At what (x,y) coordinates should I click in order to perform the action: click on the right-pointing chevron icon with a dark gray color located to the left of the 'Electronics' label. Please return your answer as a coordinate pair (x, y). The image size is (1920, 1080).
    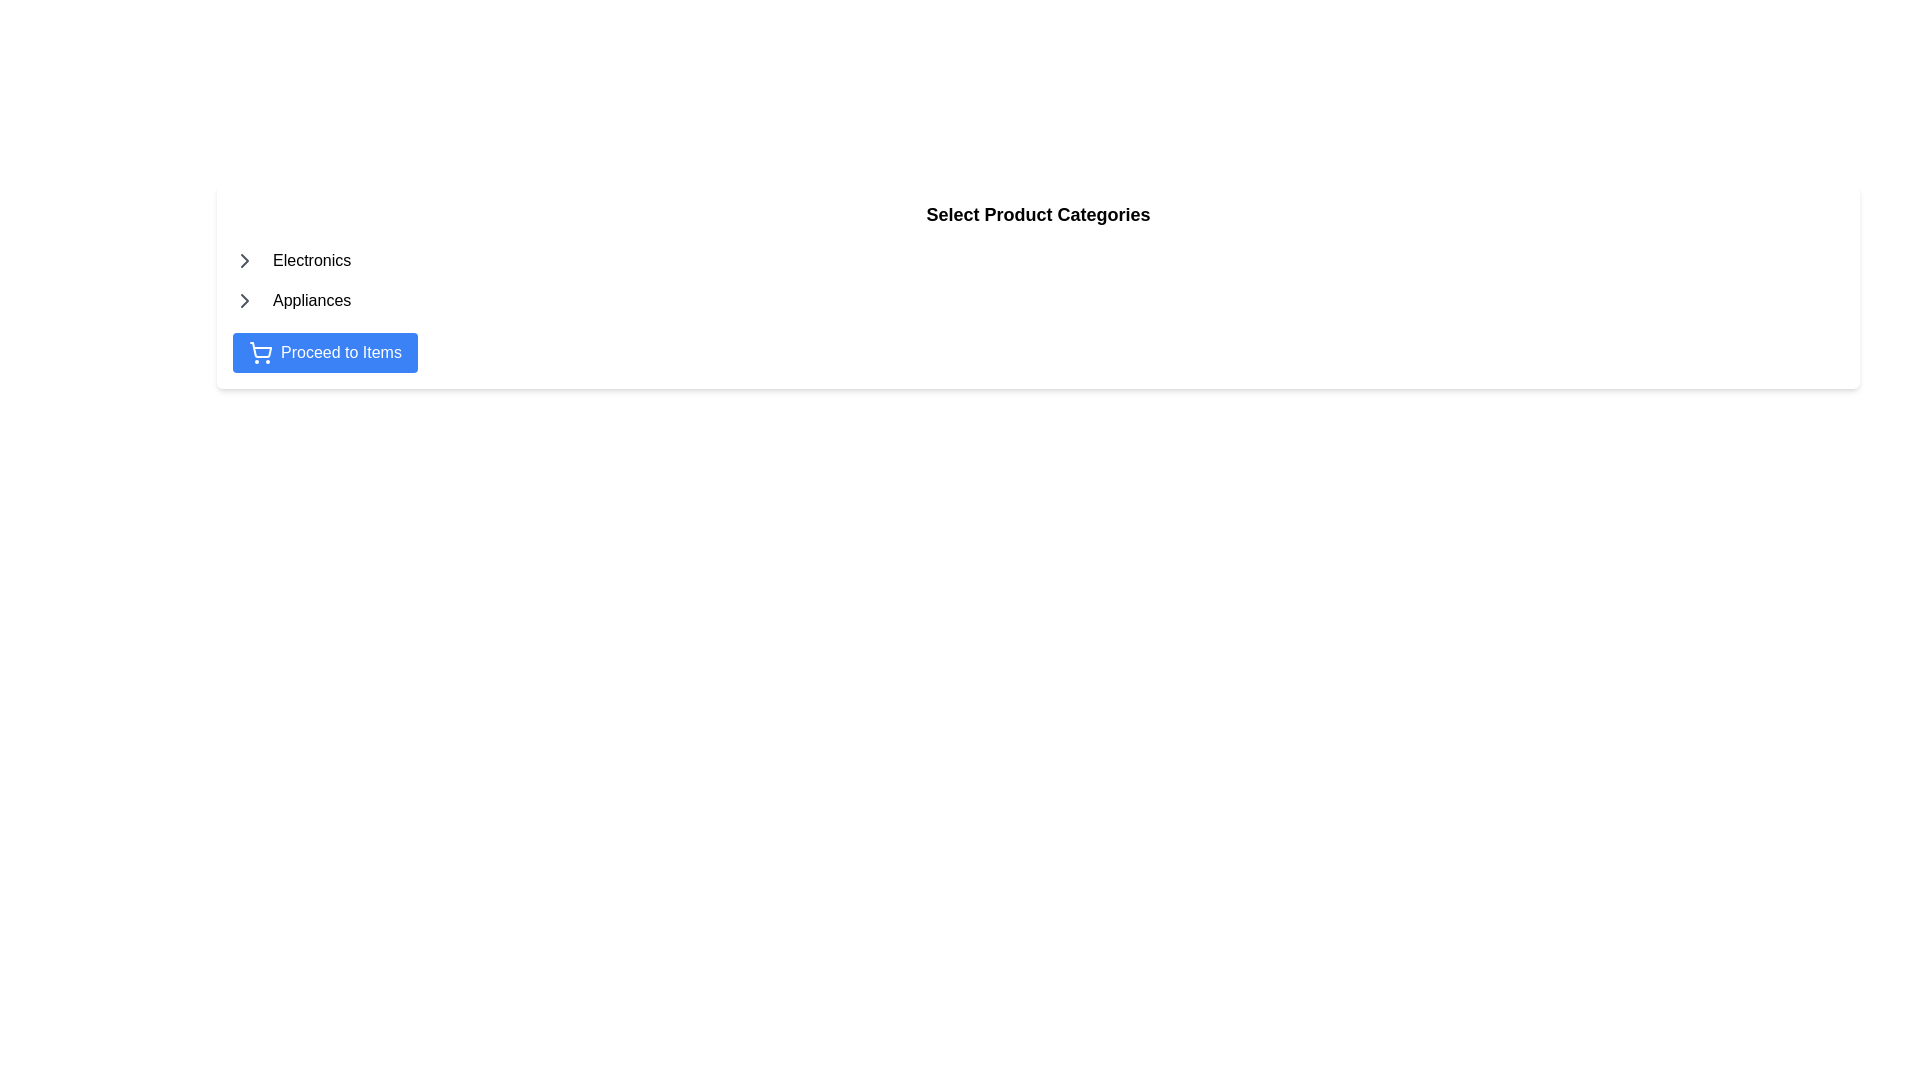
    Looking at the image, I should click on (243, 260).